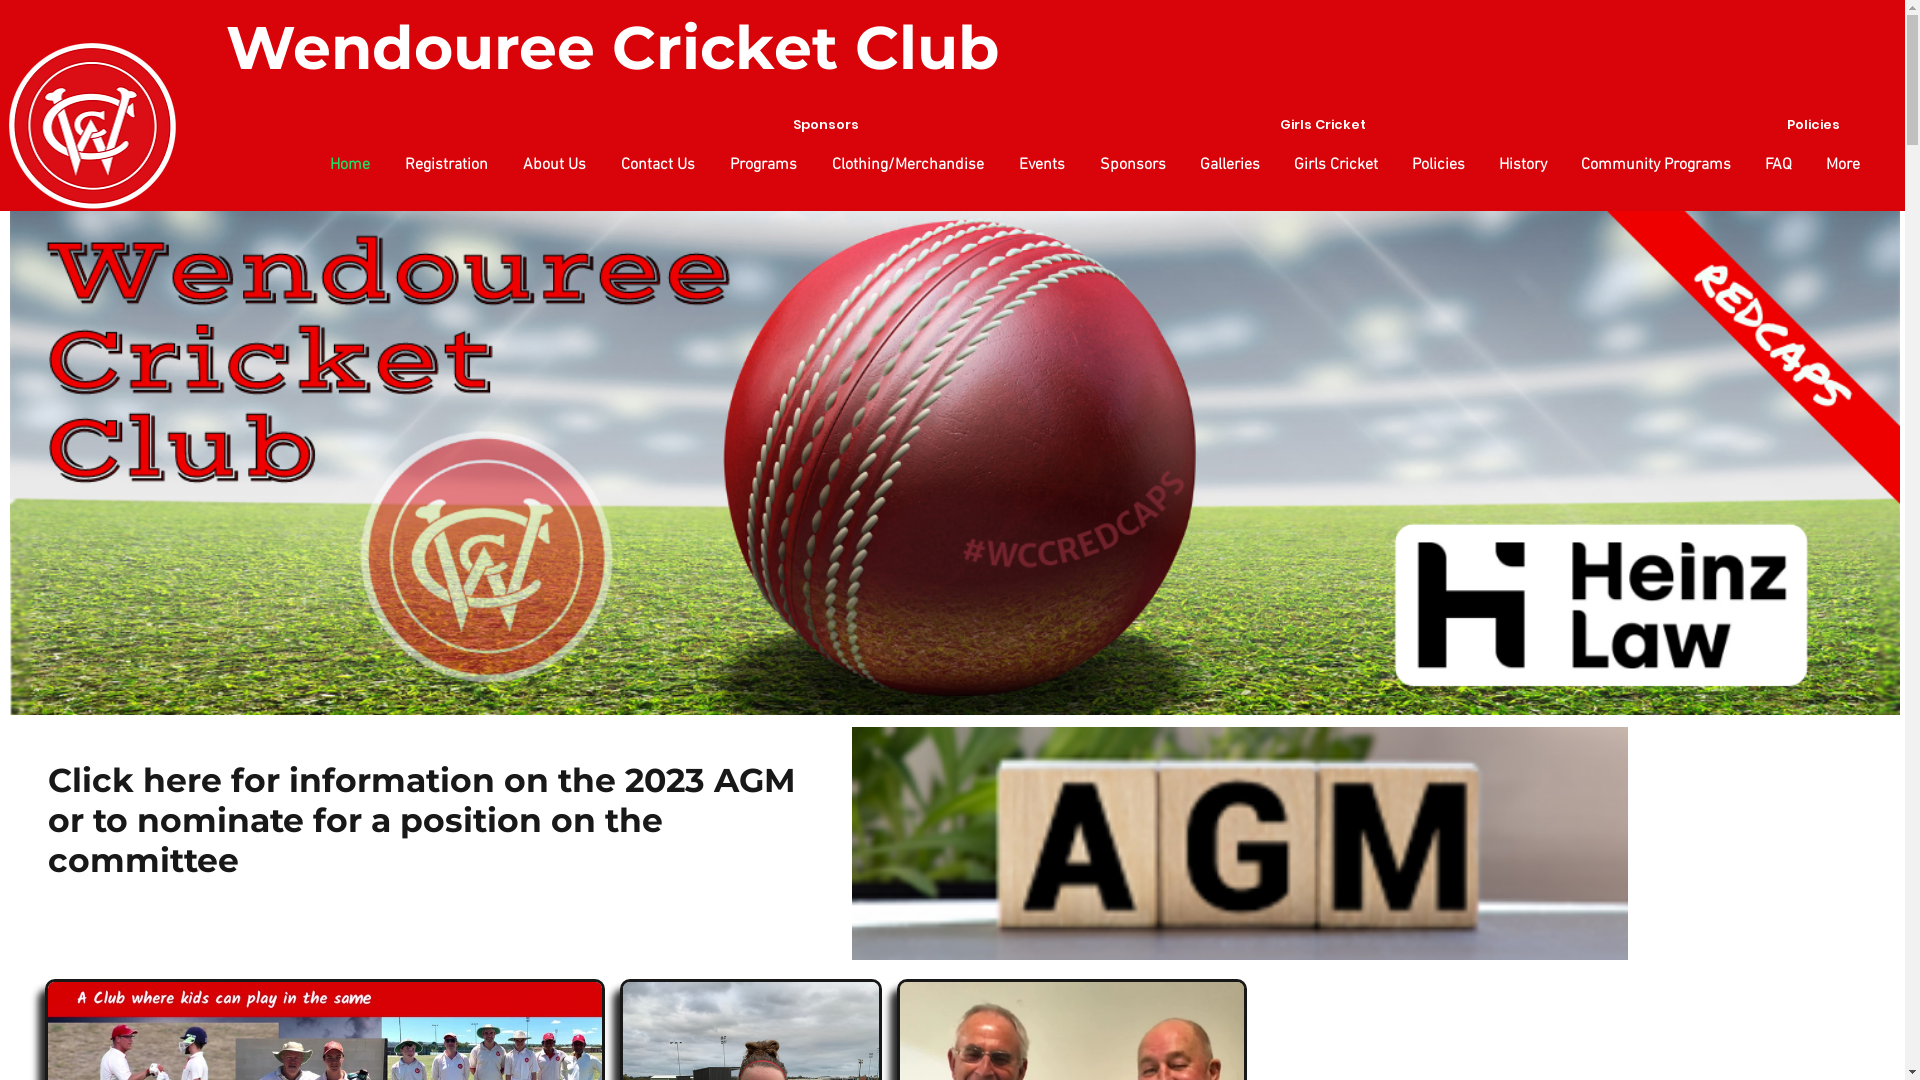 This screenshot has width=1920, height=1080. Describe the element at coordinates (1227, 164) in the screenshot. I see `'Galleries'` at that location.